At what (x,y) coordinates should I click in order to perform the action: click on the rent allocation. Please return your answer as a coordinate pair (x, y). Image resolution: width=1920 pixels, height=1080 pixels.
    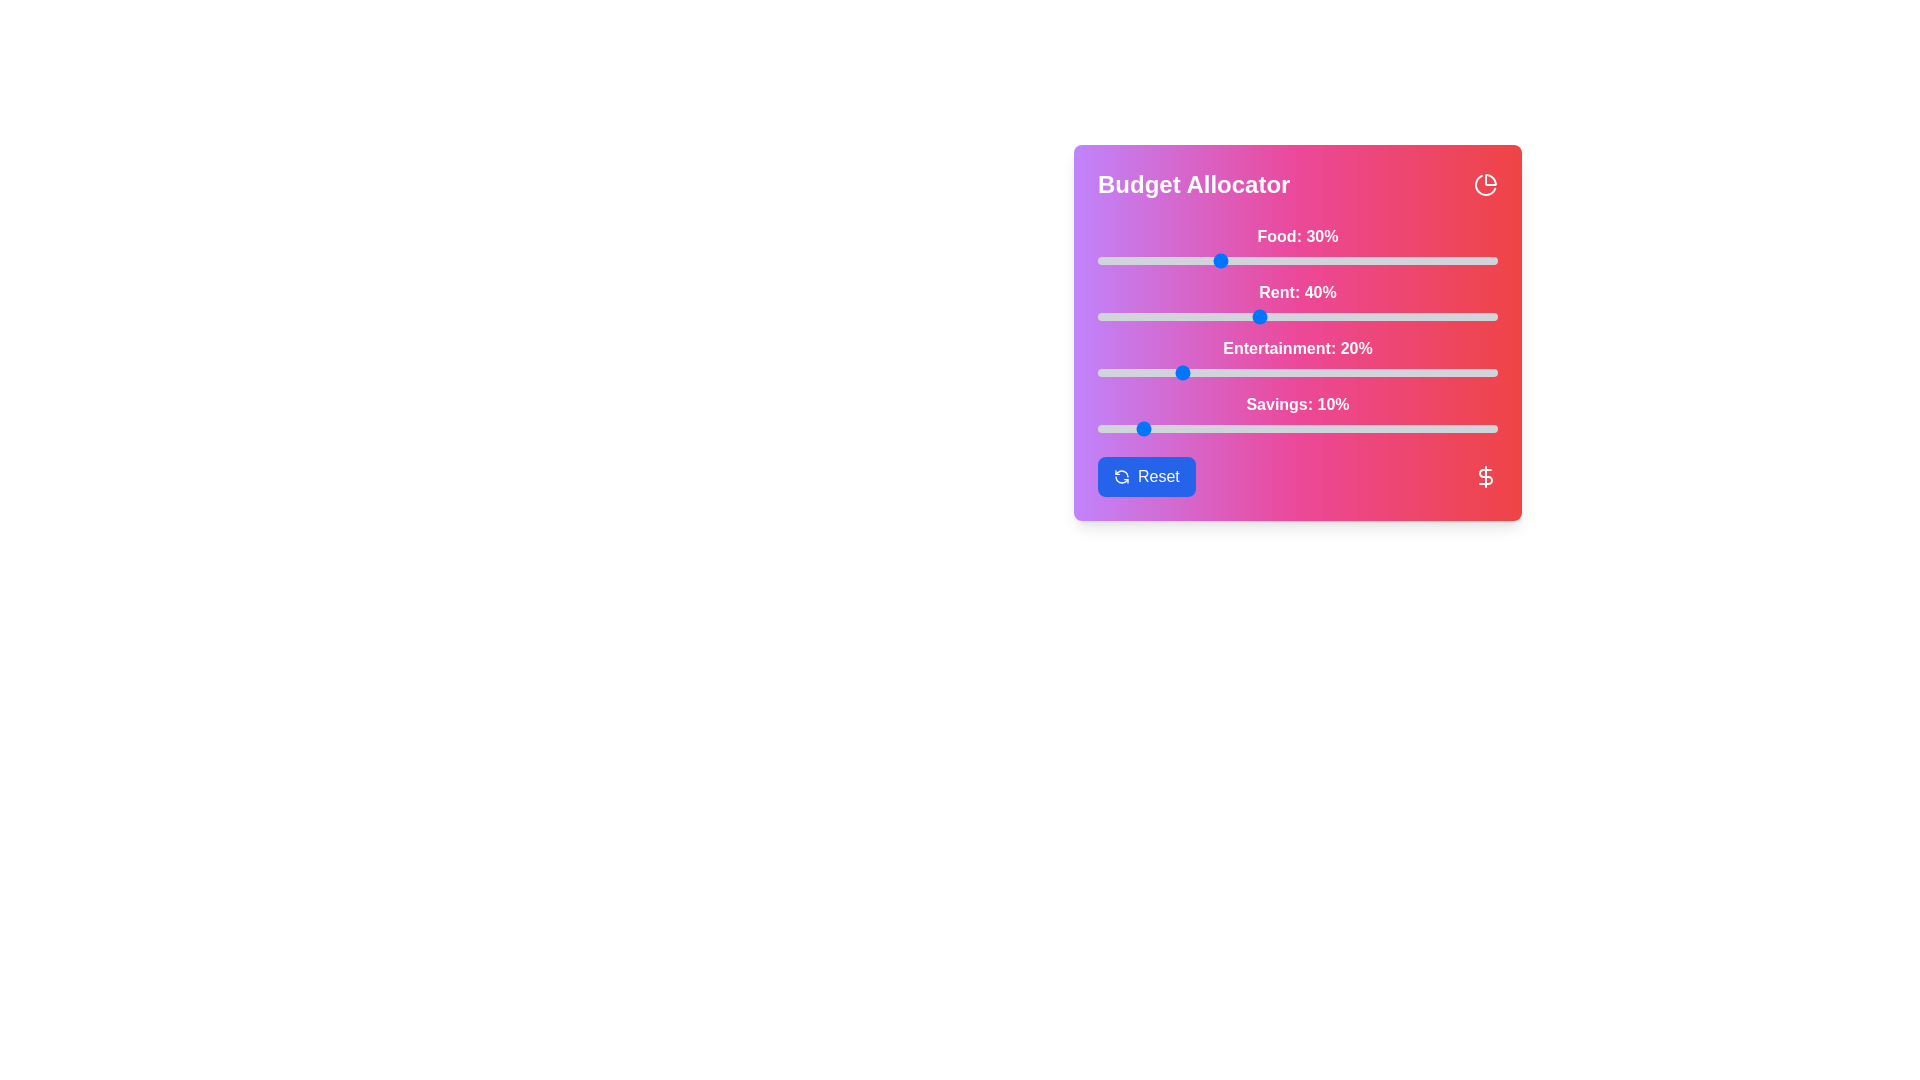
    Looking at the image, I should click on (1409, 315).